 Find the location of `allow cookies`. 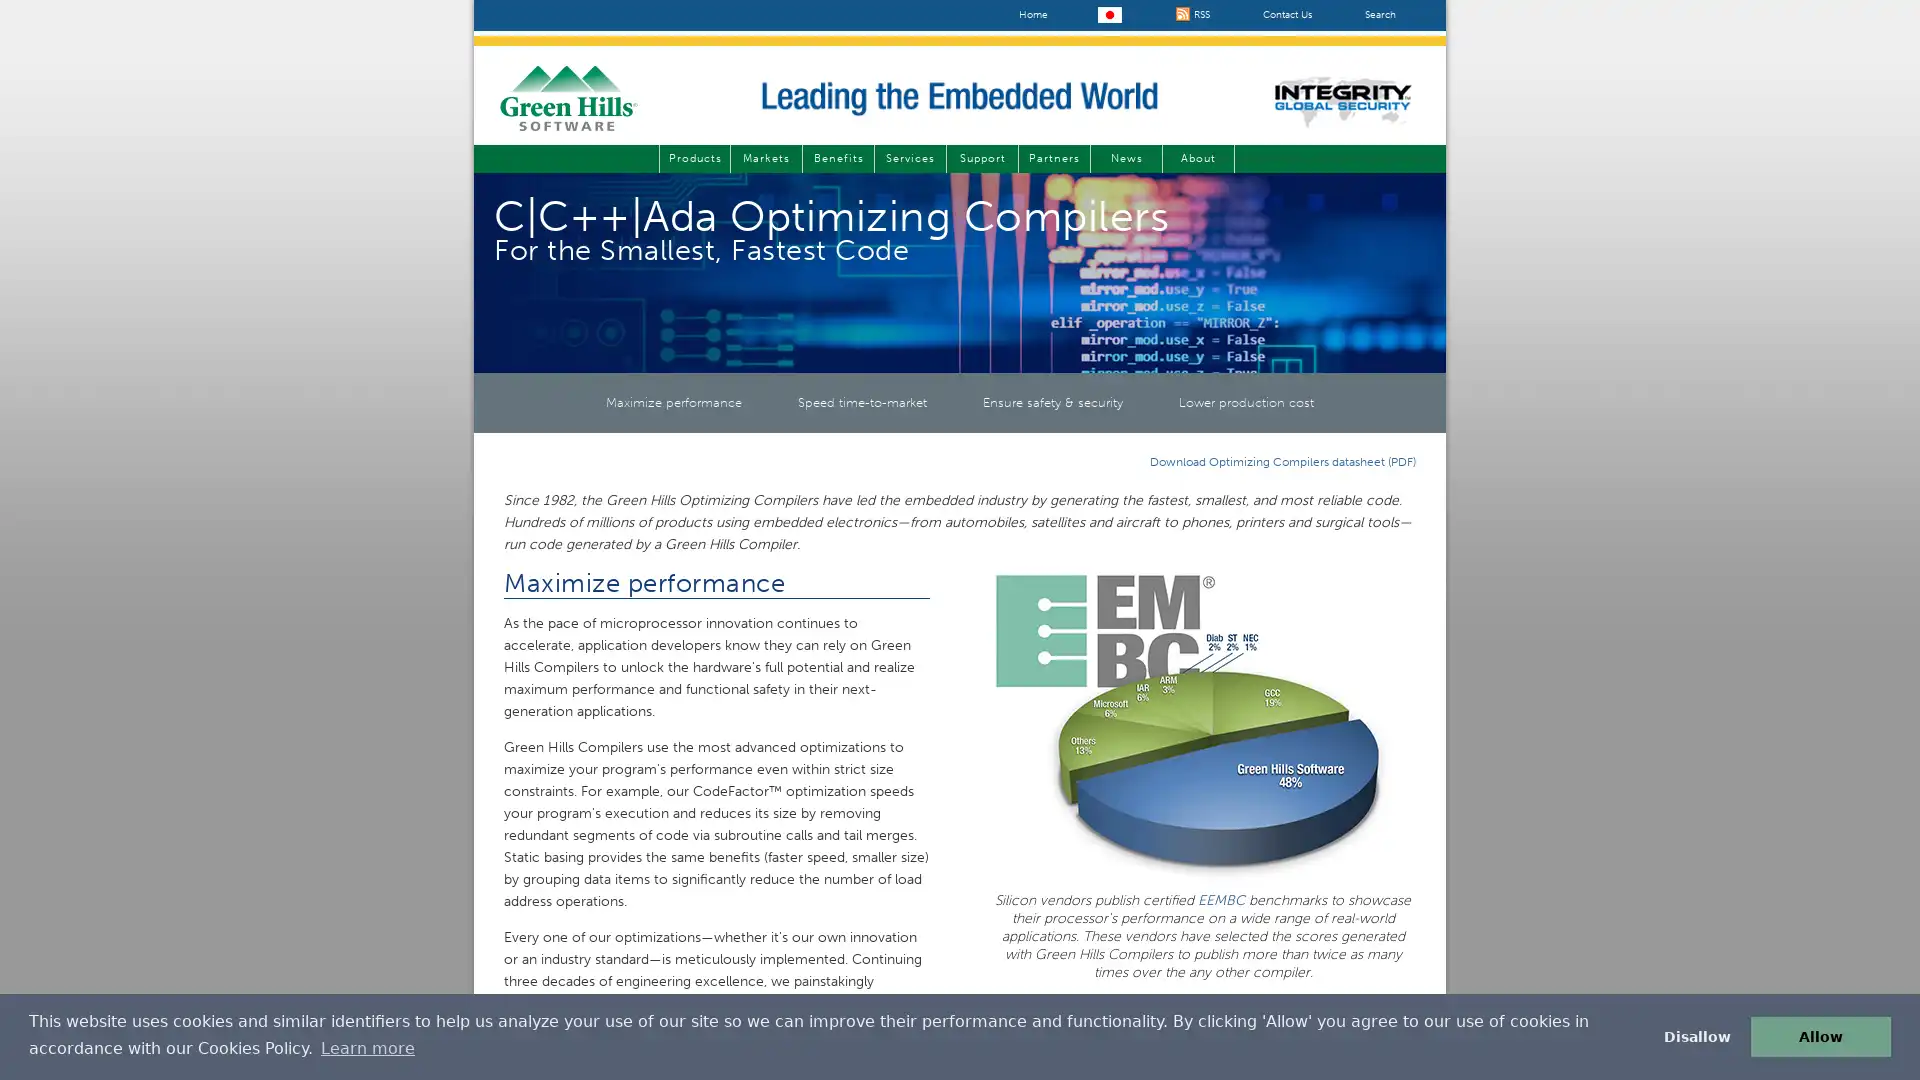

allow cookies is located at coordinates (1820, 1035).